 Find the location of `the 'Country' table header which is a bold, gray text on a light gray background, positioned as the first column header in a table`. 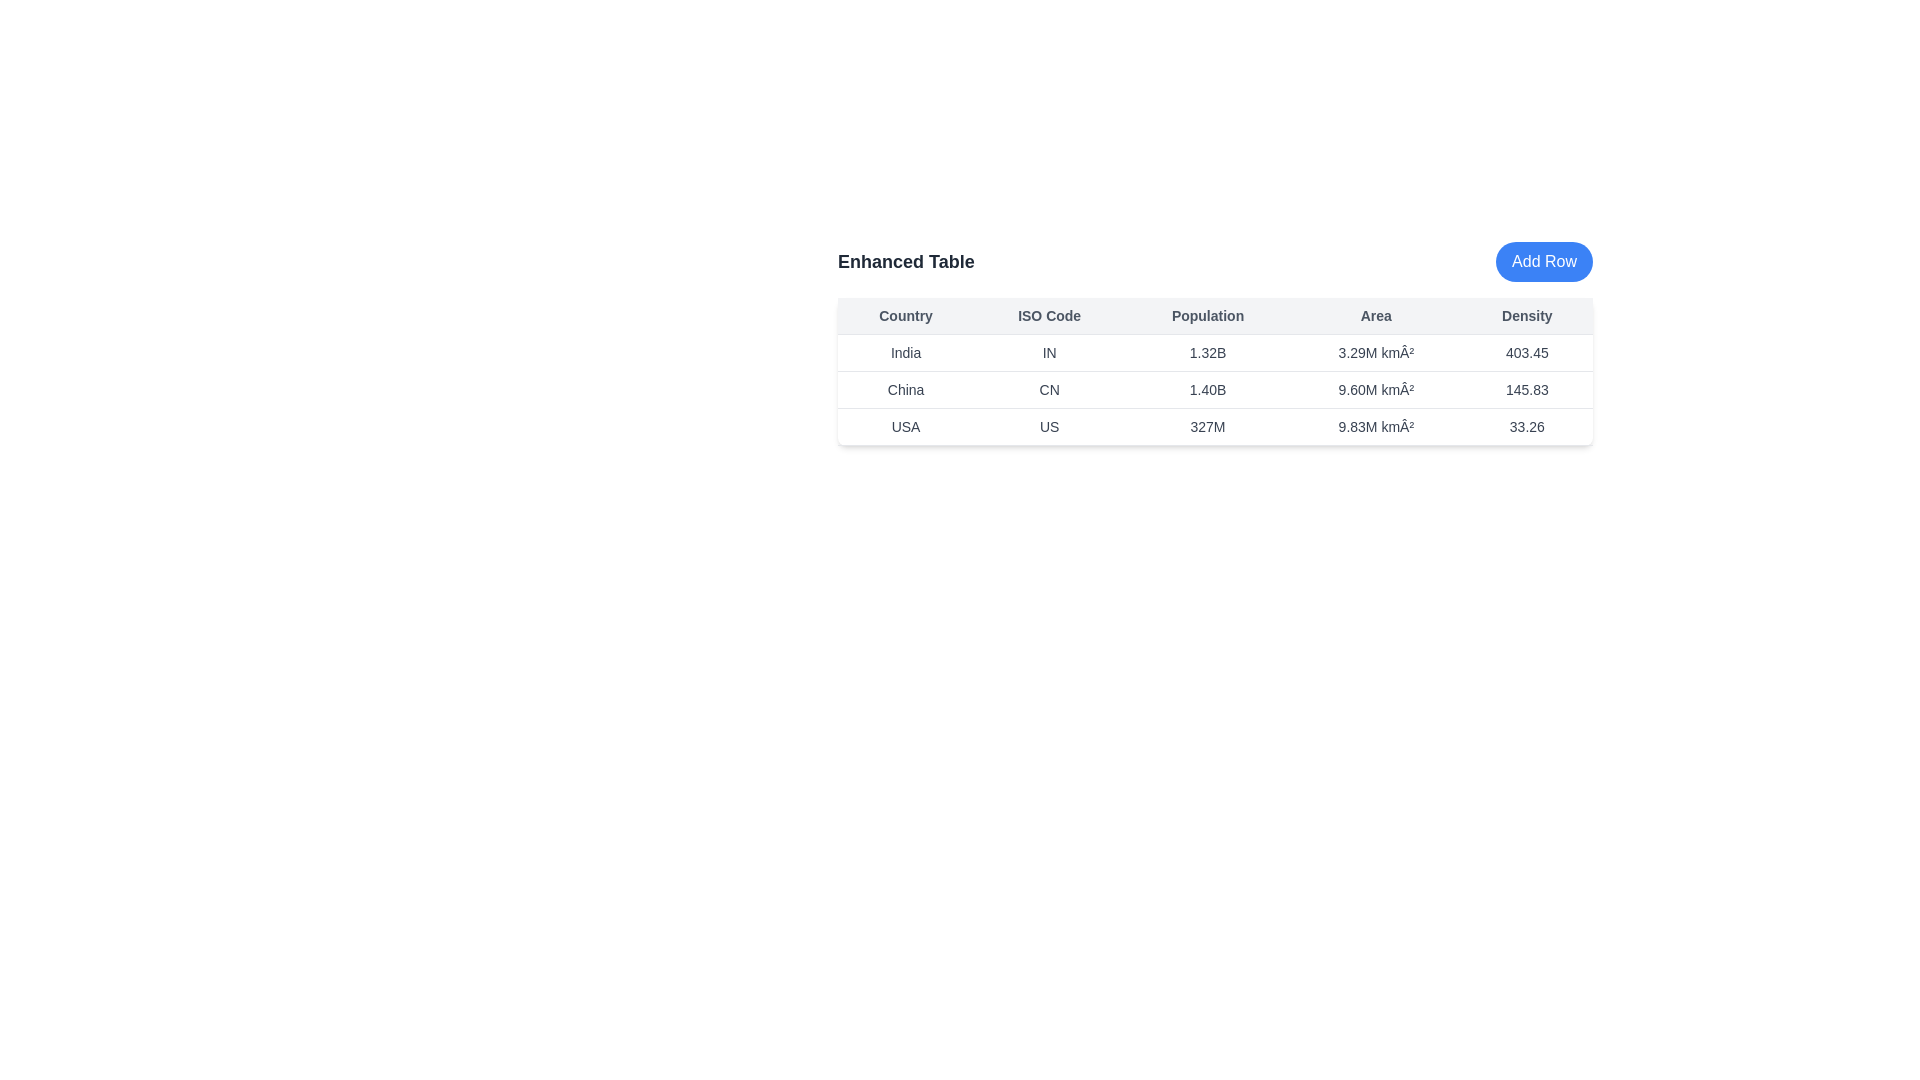

the 'Country' table header which is a bold, gray text on a light gray background, positioned as the first column header in a table is located at coordinates (905, 315).